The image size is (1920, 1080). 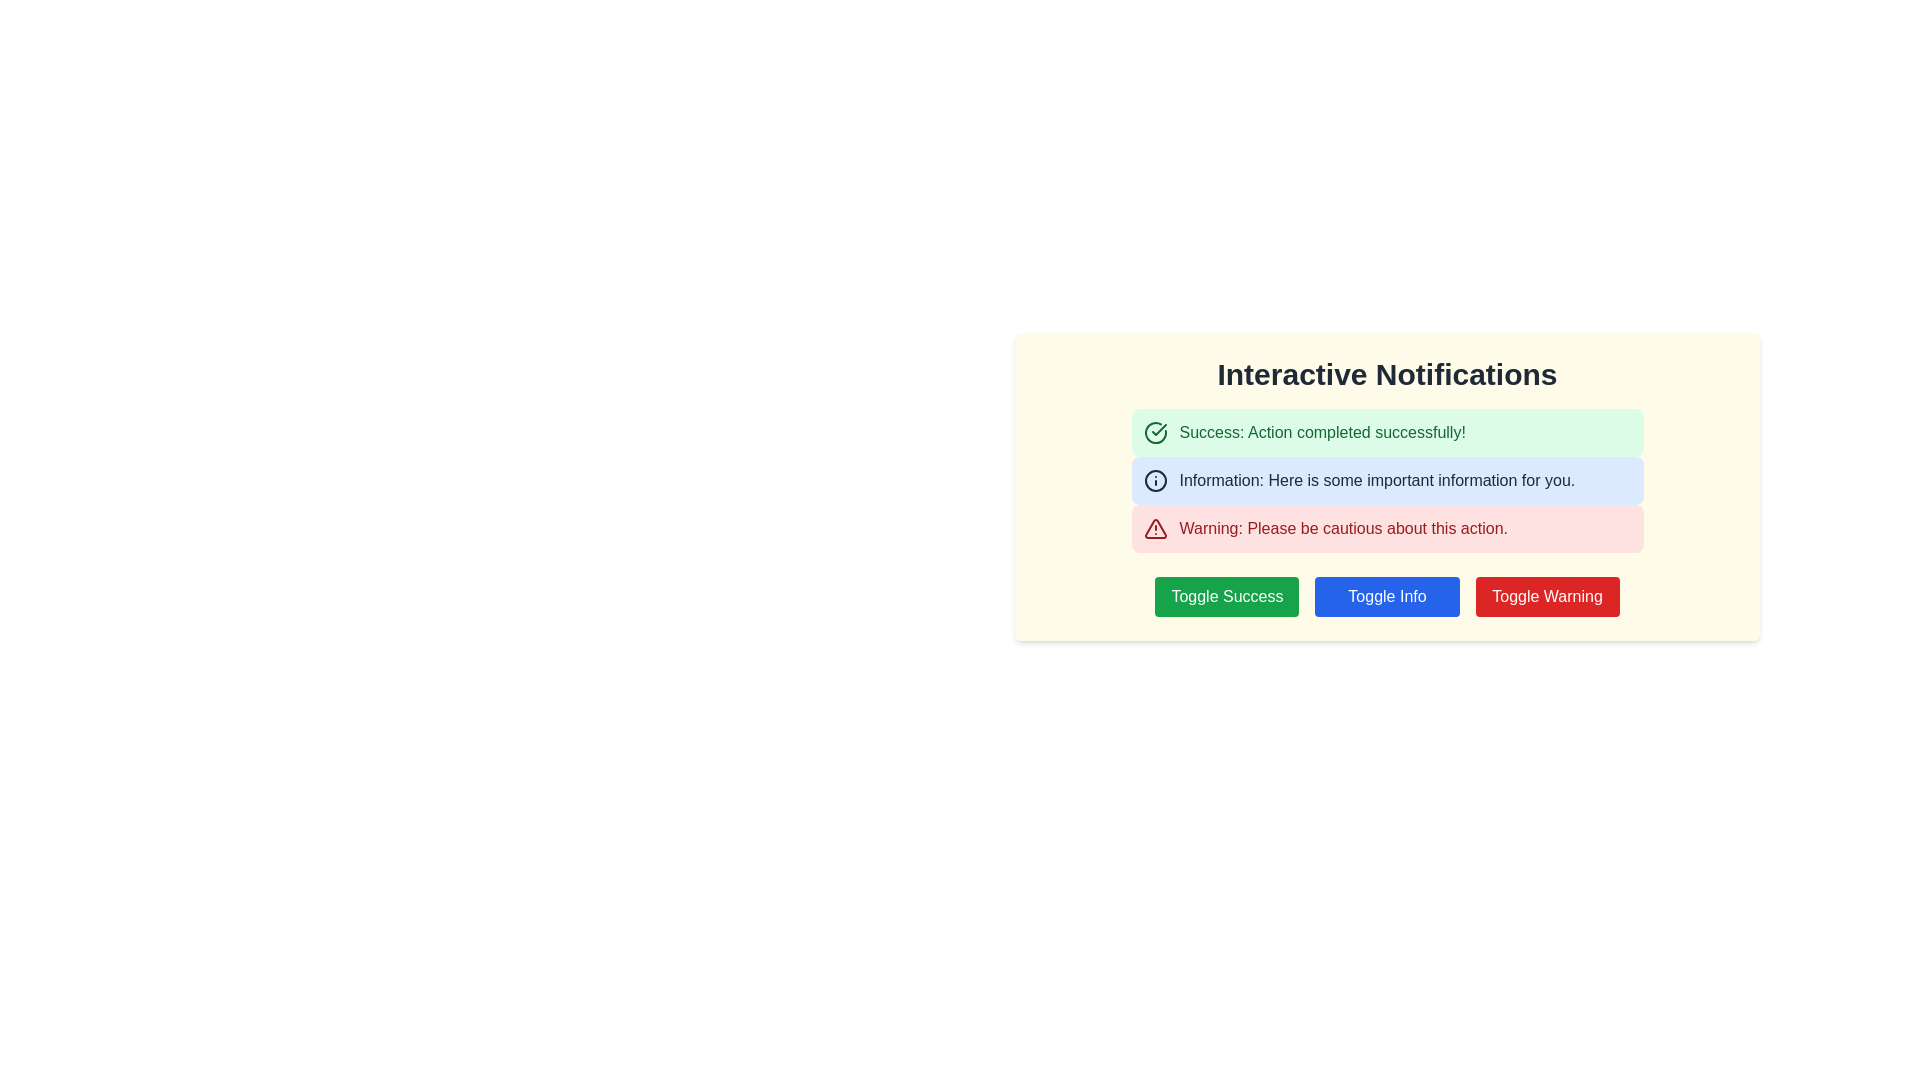 I want to click on the notification box with a light green background containing the text 'Success: Action completed successfully!', so click(x=1386, y=431).